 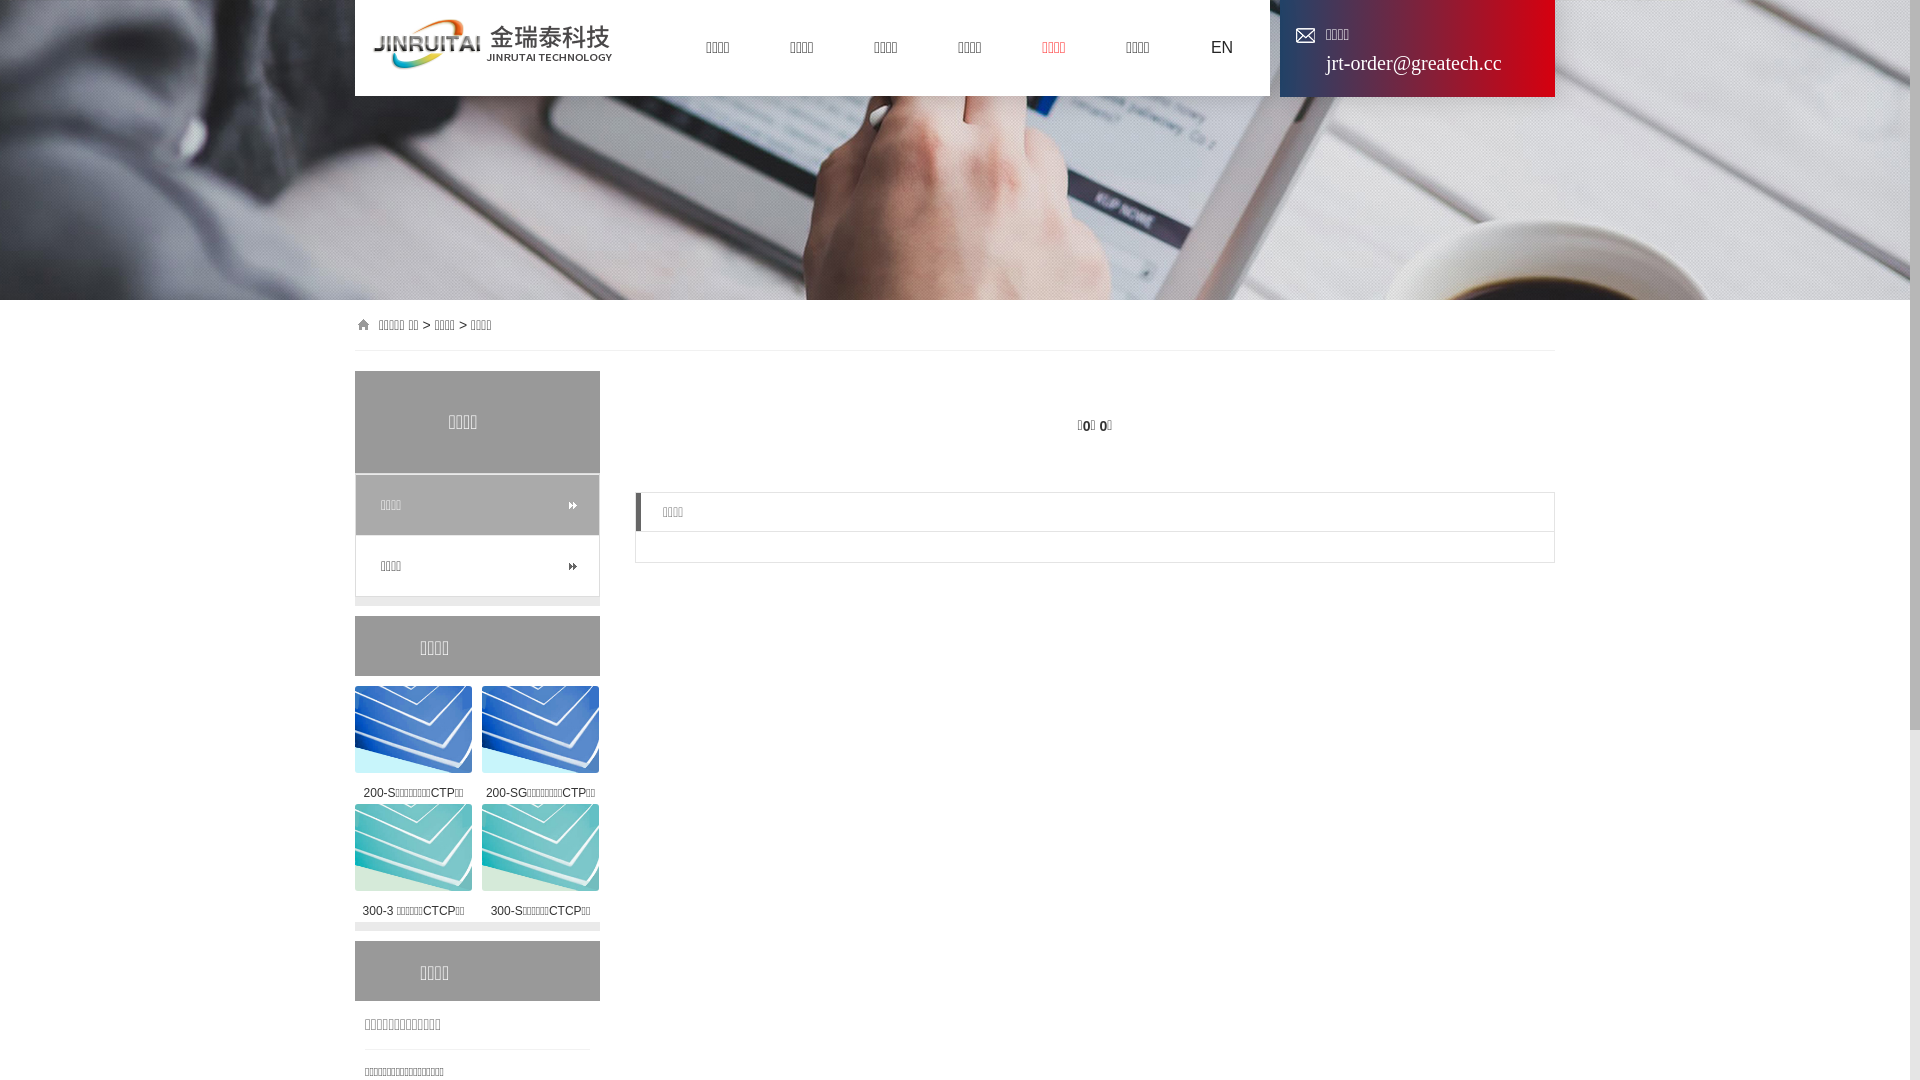 I want to click on 'EN', so click(x=1221, y=46).